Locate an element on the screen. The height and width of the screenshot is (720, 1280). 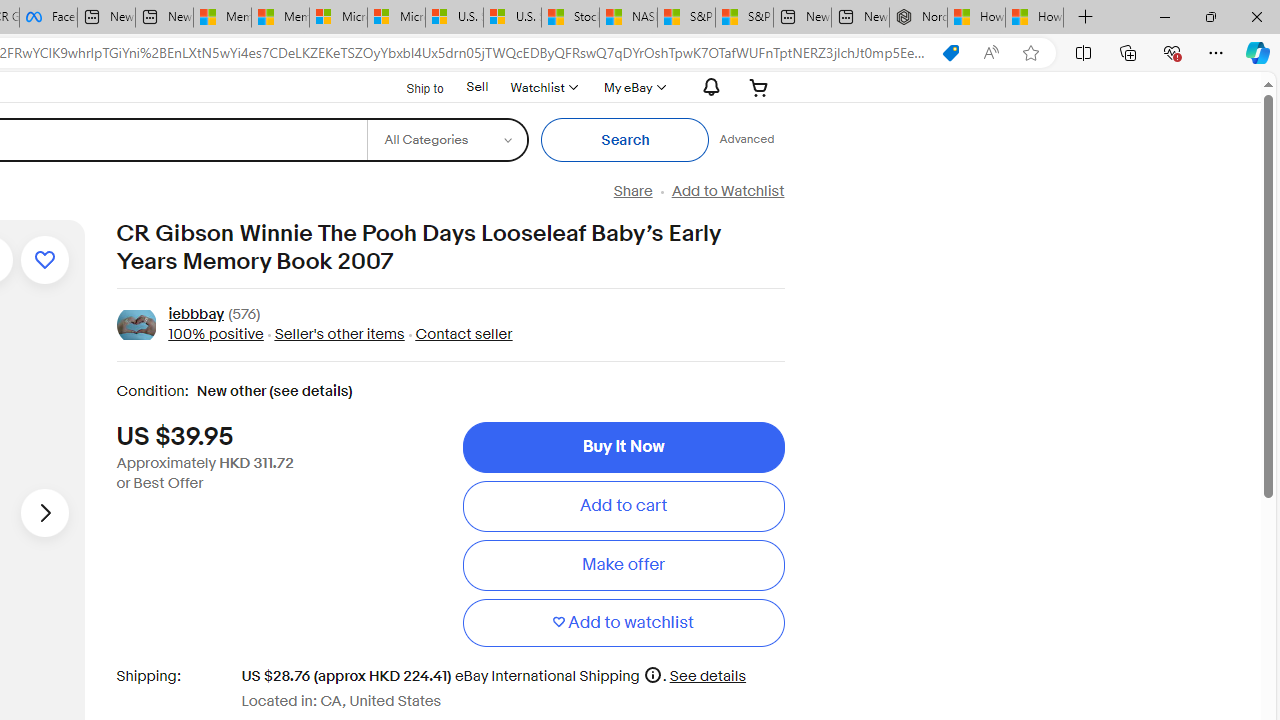
'Make offer' is located at coordinates (622, 565).